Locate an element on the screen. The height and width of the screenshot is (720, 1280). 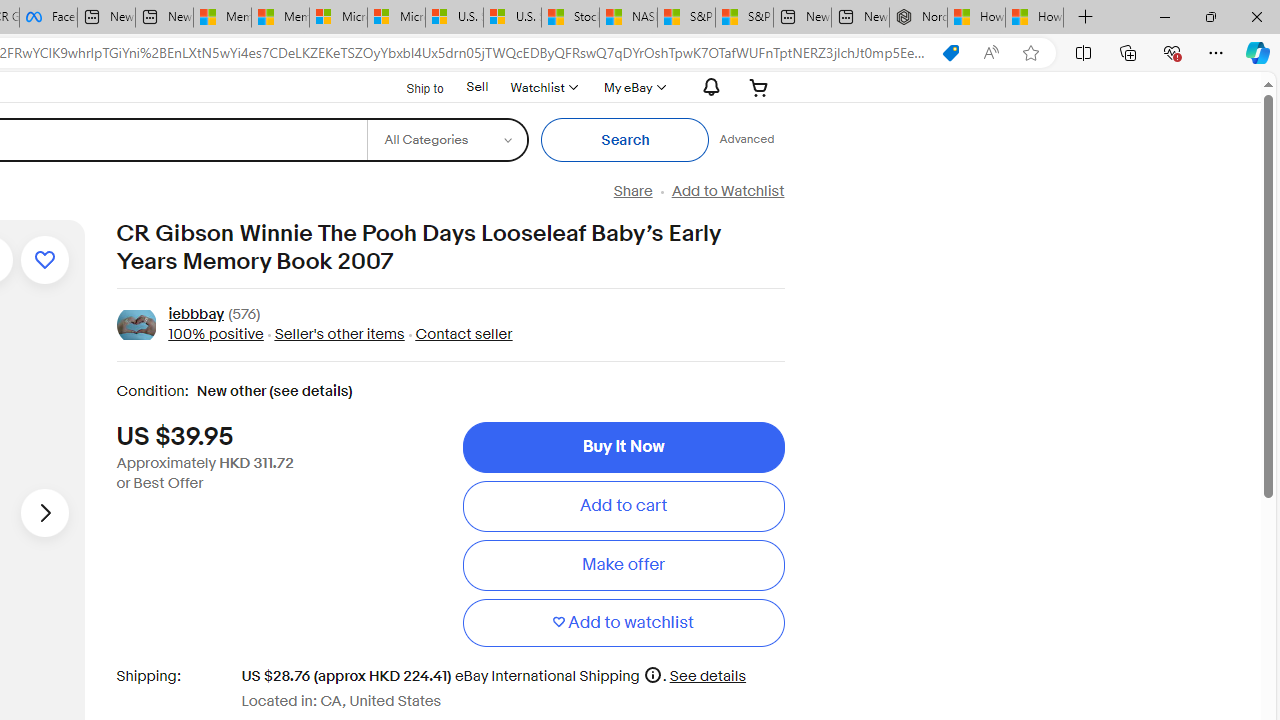
'Make offer' is located at coordinates (622, 565).